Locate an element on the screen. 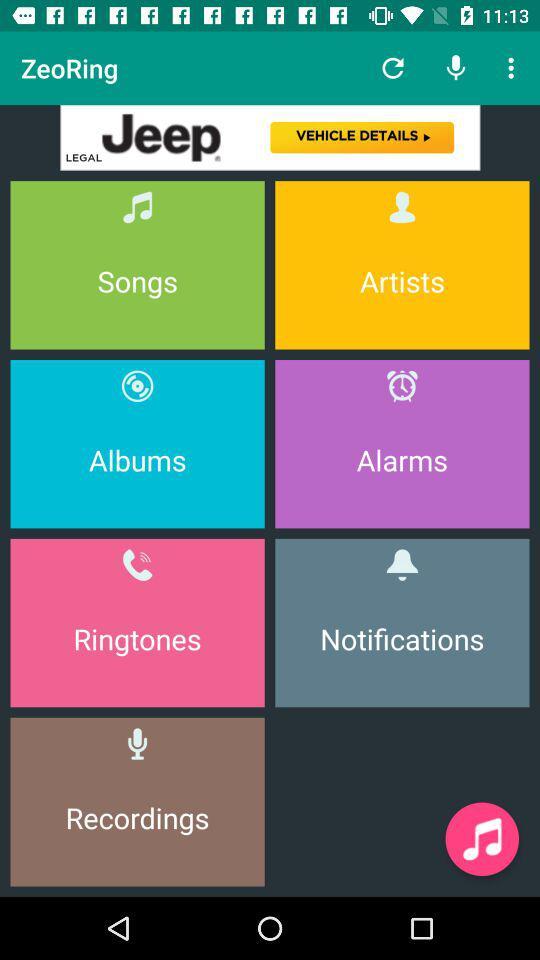 This screenshot has width=540, height=960. the refresh icon on the top of the web page is located at coordinates (393, 68).